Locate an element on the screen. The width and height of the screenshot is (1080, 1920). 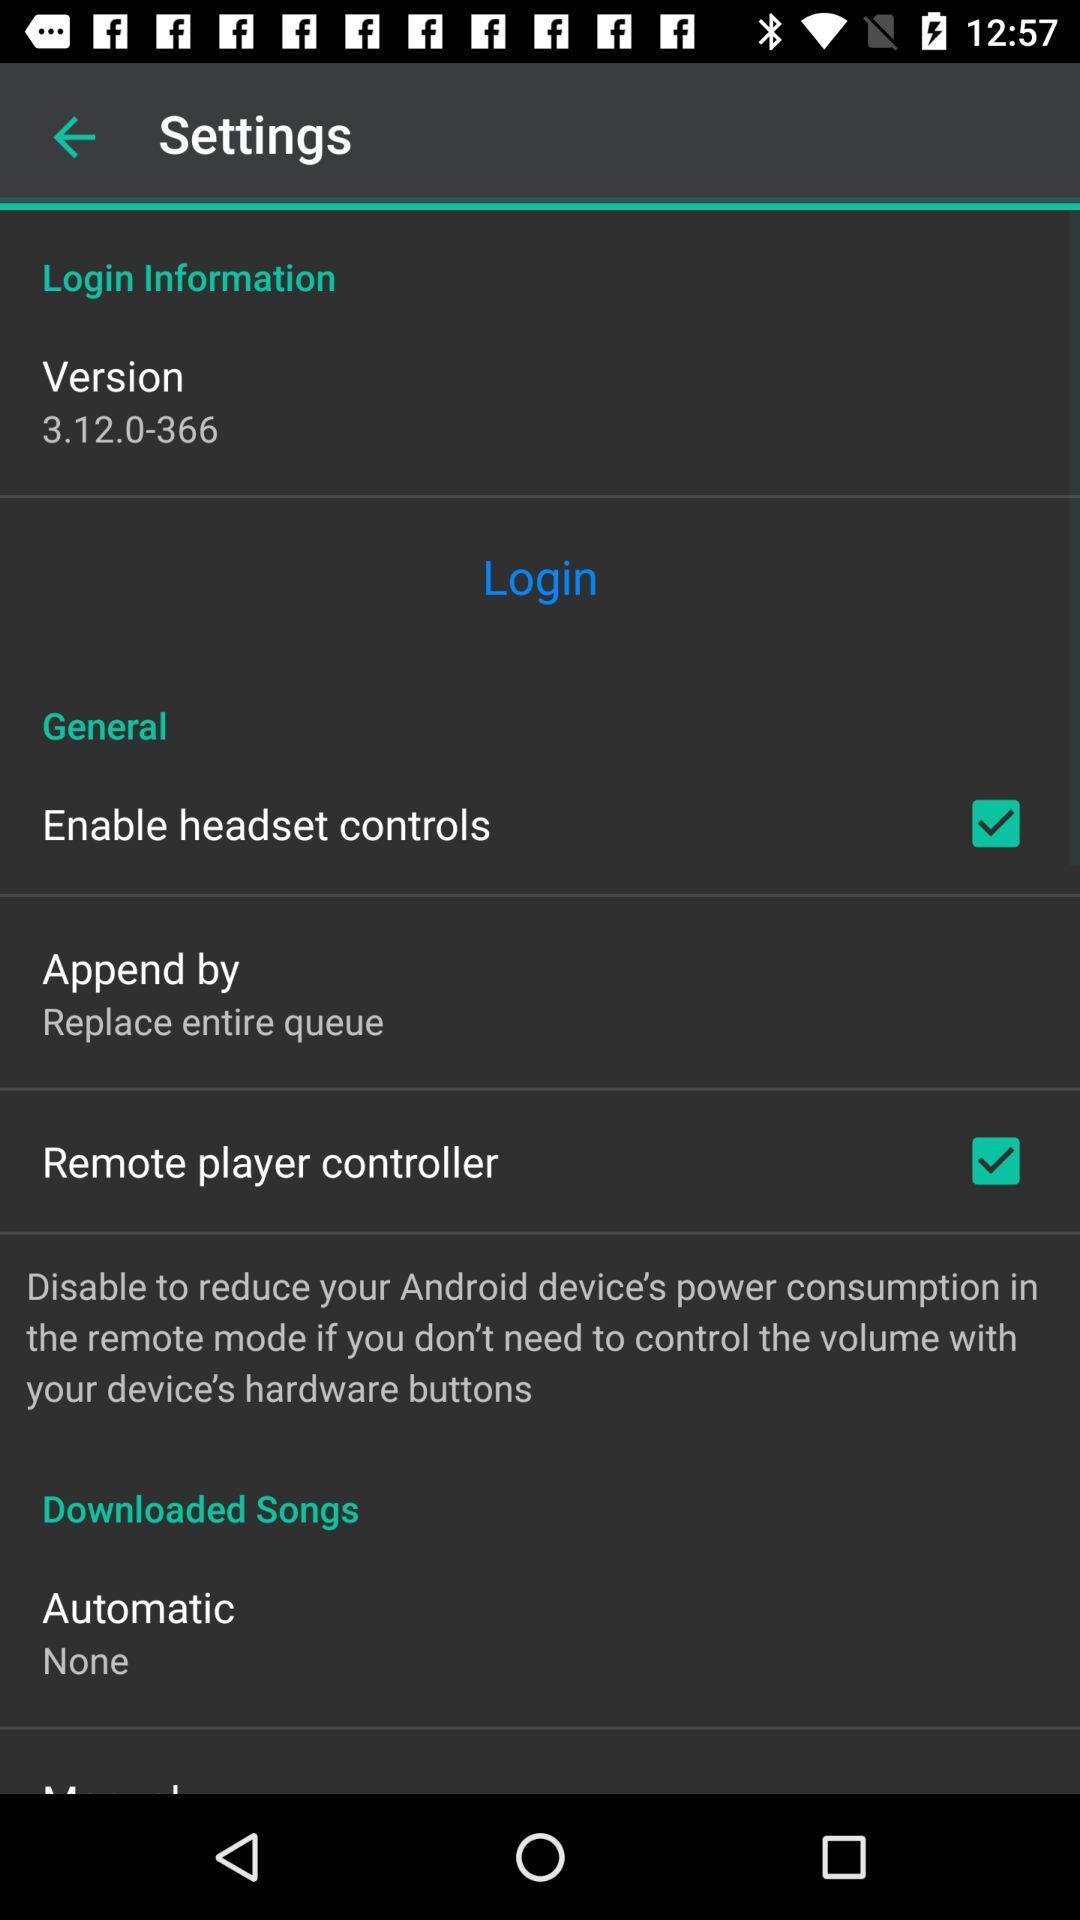
item below login item is located at coordinates (540, 704).